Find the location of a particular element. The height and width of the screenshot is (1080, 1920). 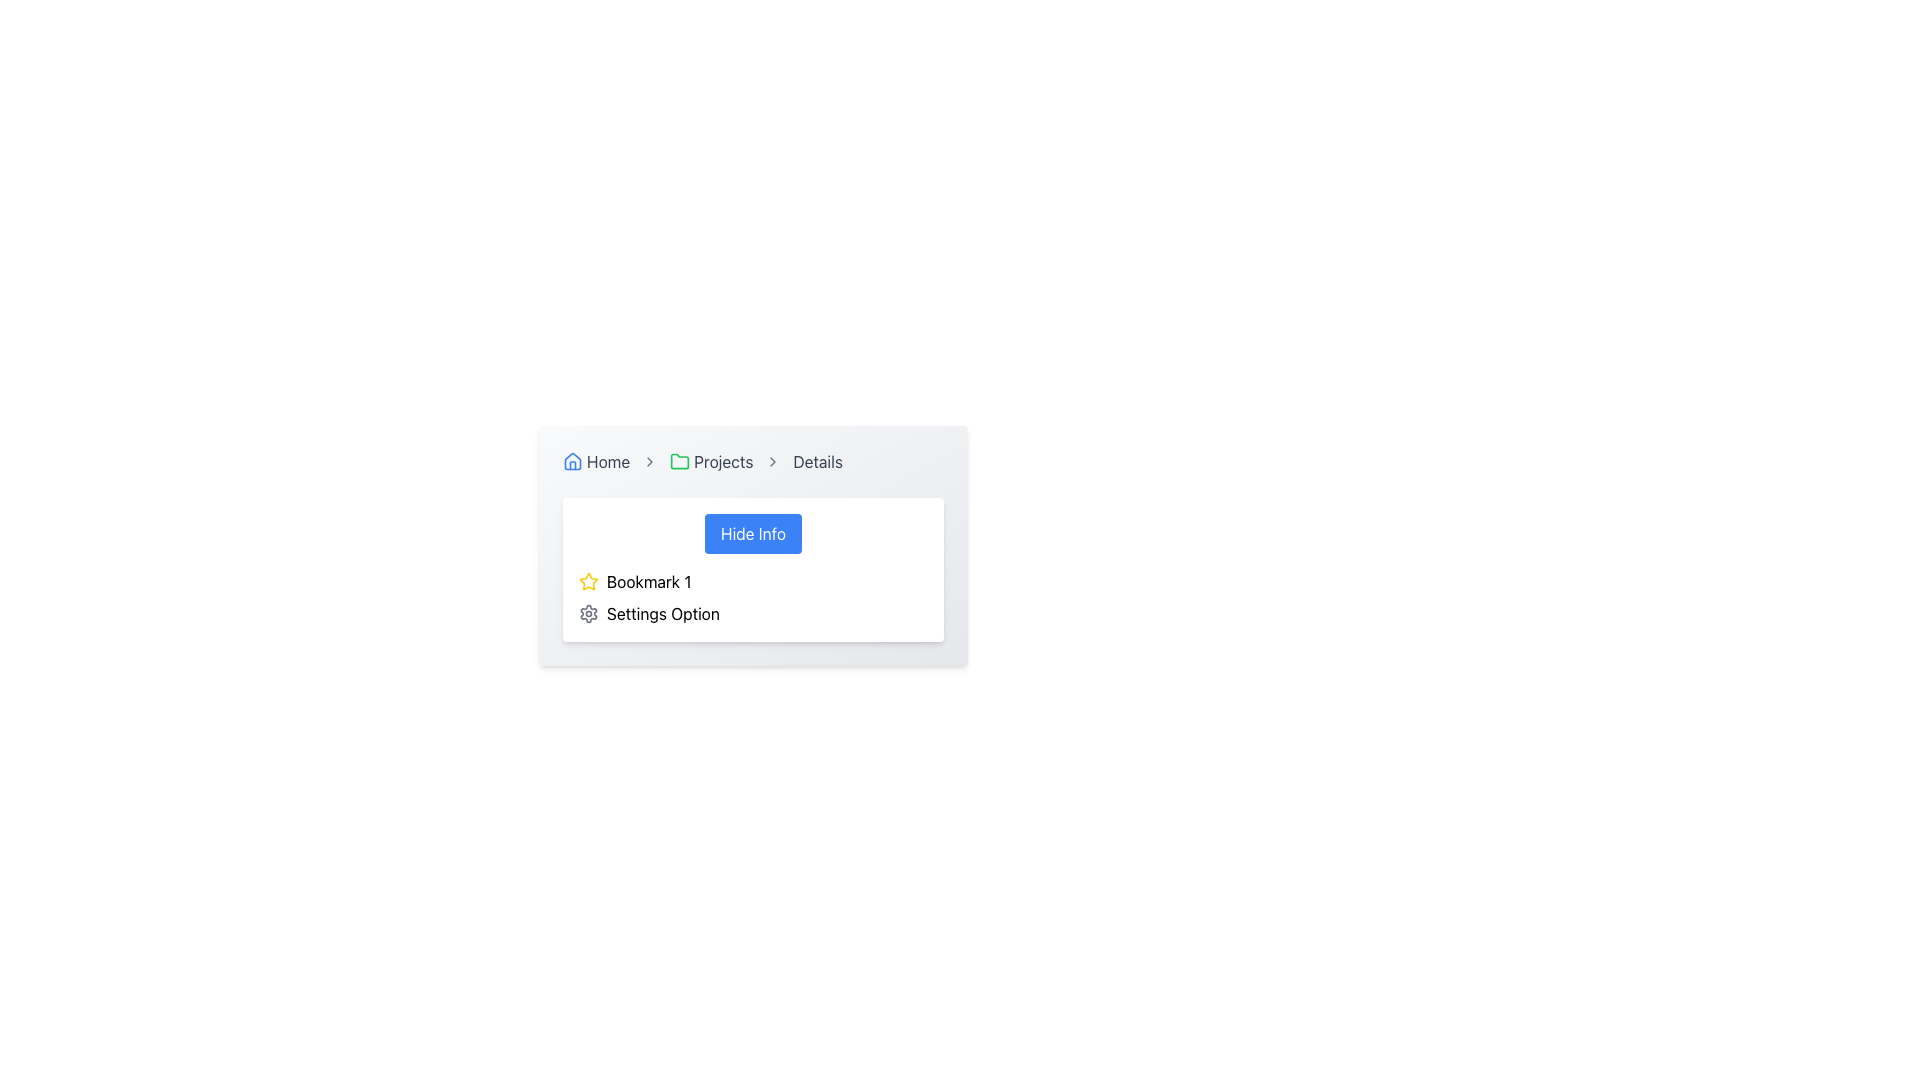

the Breadcrumb navigation item that indicates the current location in the navigation hierarchy, positioned between 'Home' and 'Details' is located at coordinates (711, 462).